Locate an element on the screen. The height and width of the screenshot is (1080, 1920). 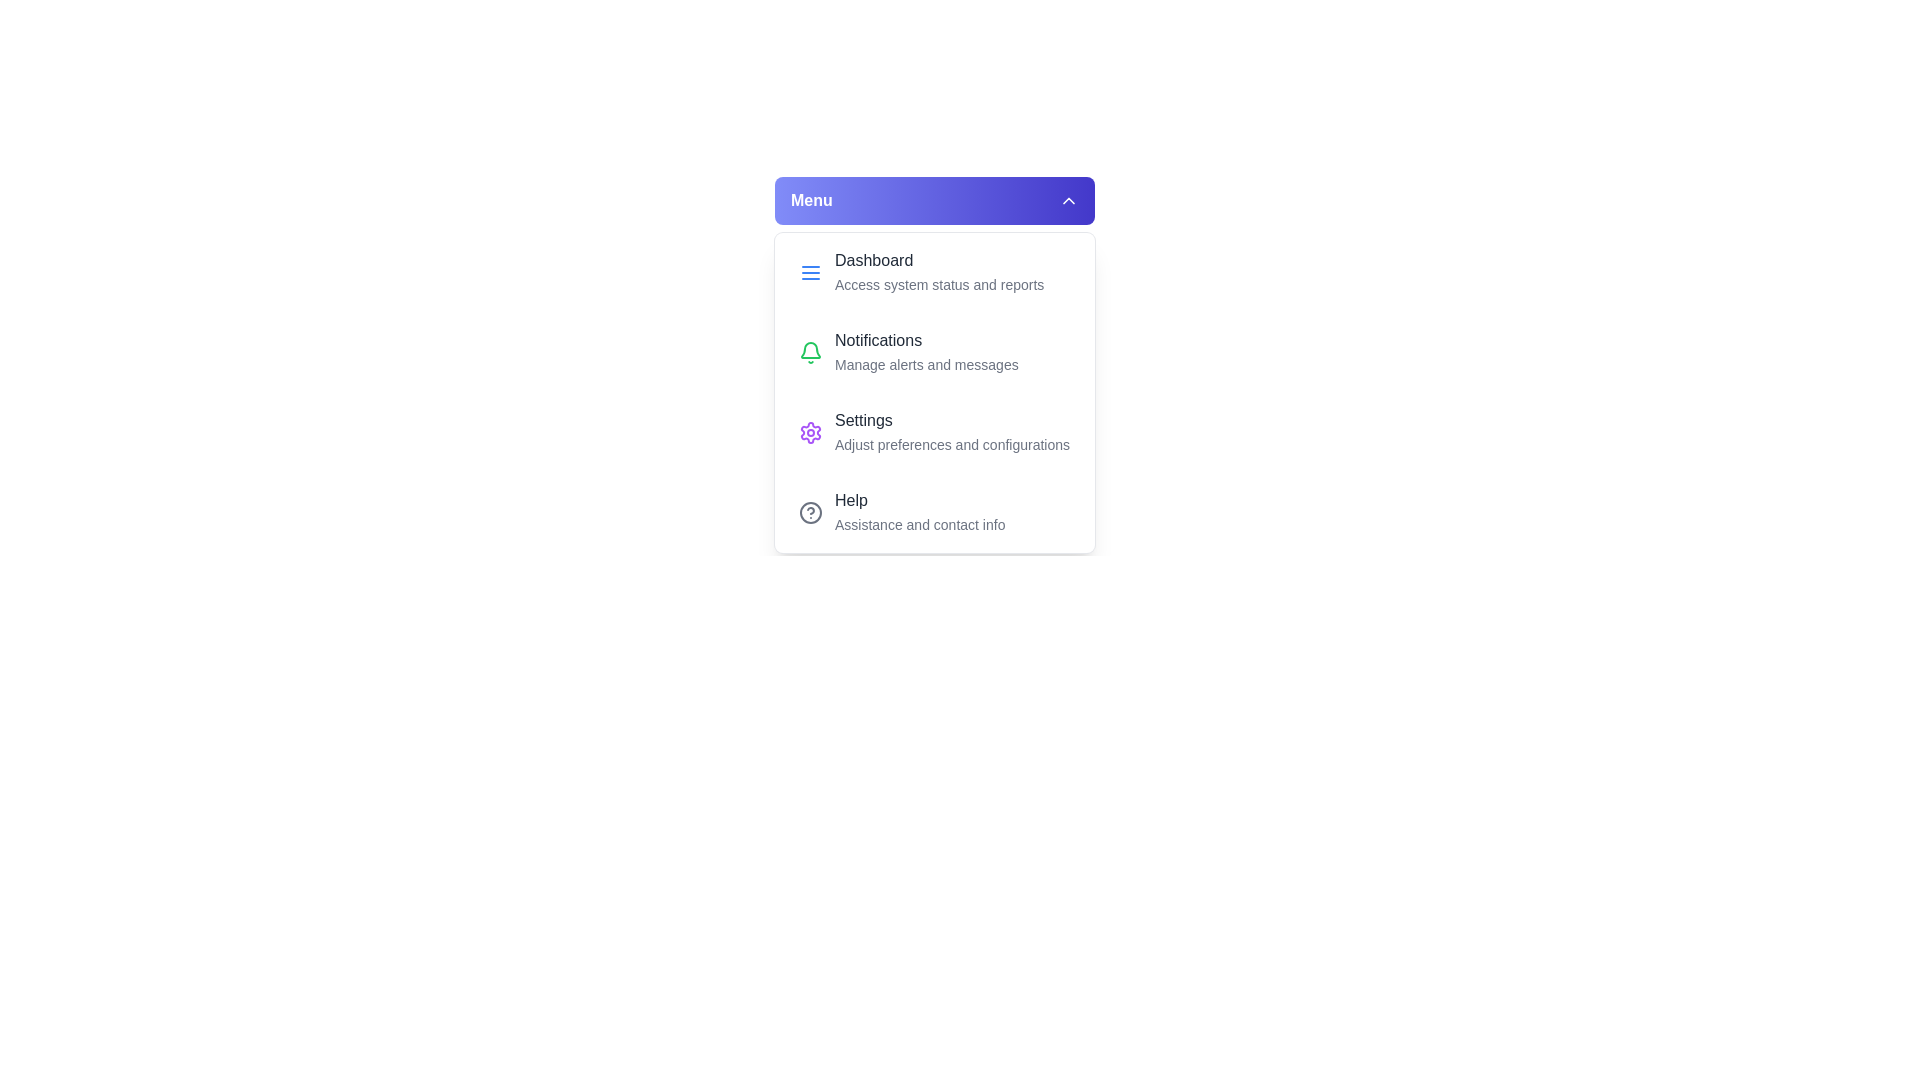
the second menu entry in the vertical list is located at coordinates (925, 352).